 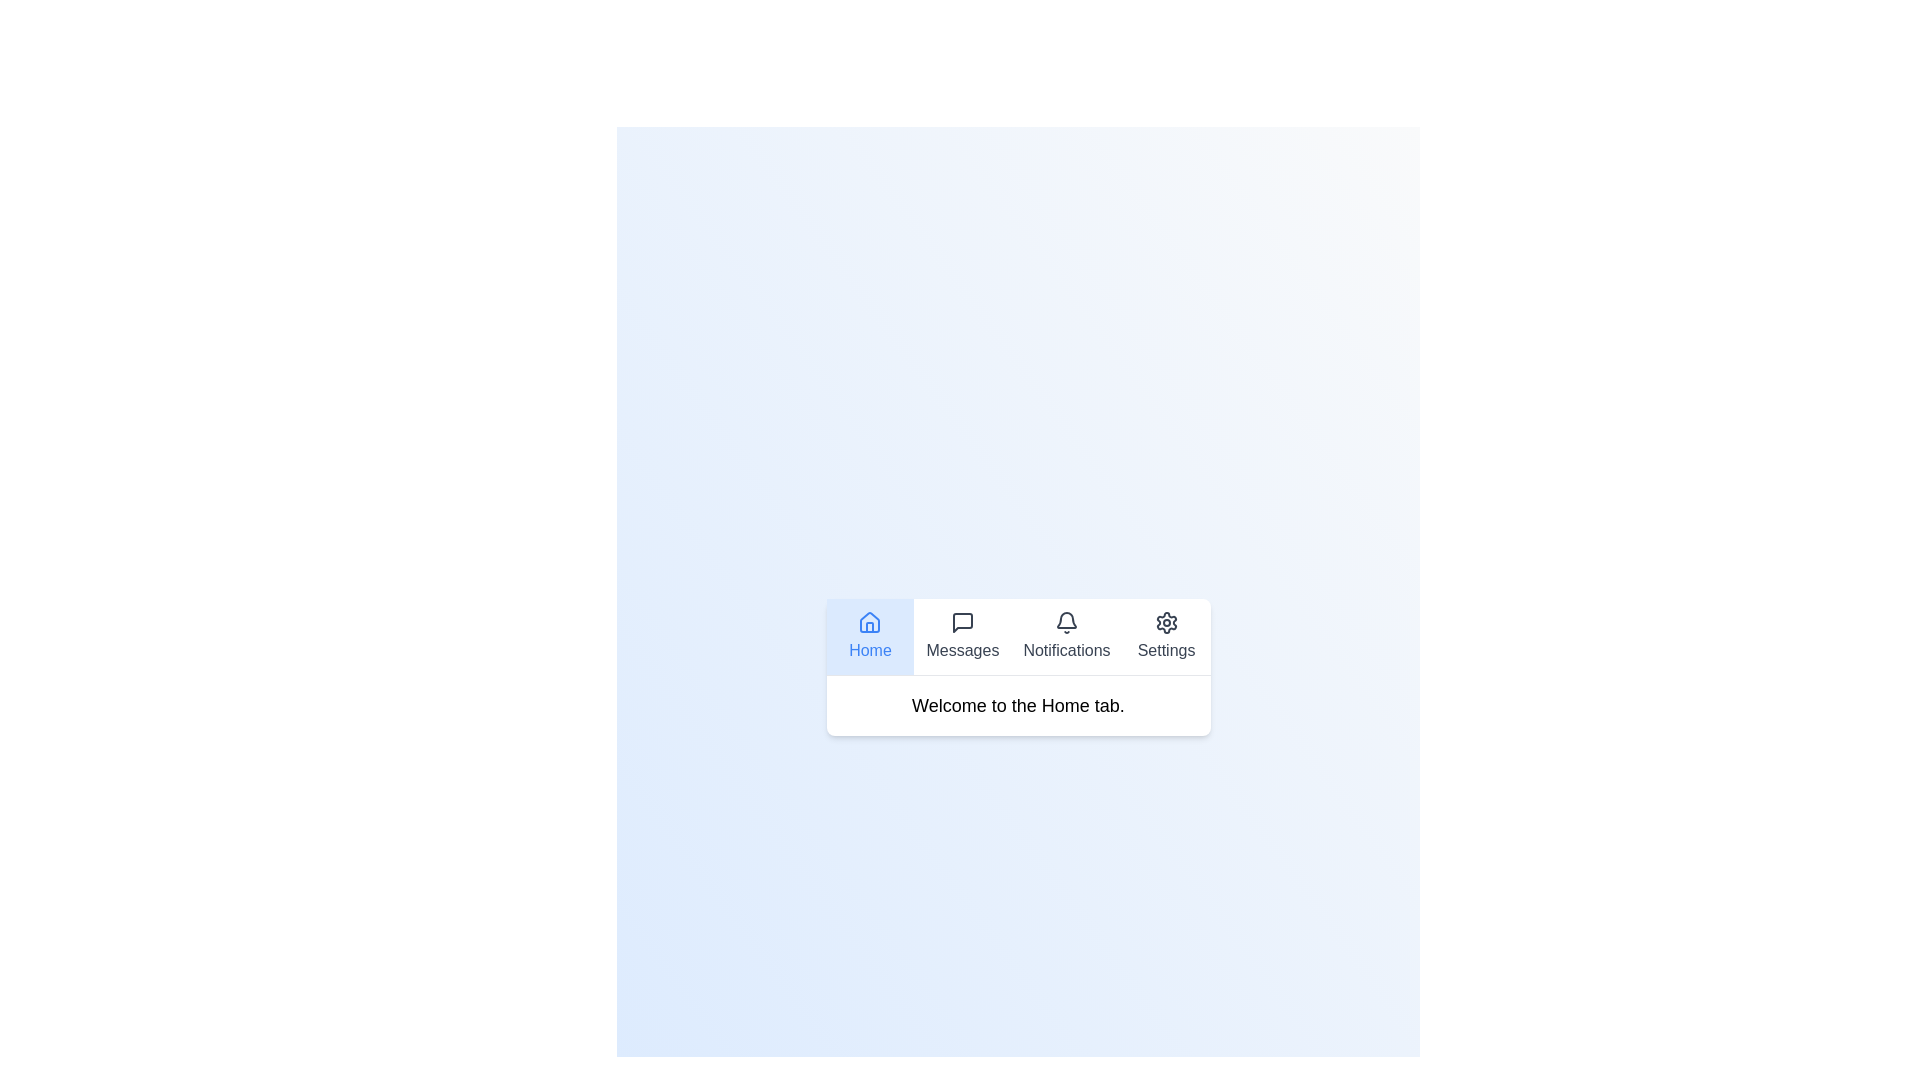 I want to click on the blue house icon located above the 'Home' label, so click(x=870, y=621).